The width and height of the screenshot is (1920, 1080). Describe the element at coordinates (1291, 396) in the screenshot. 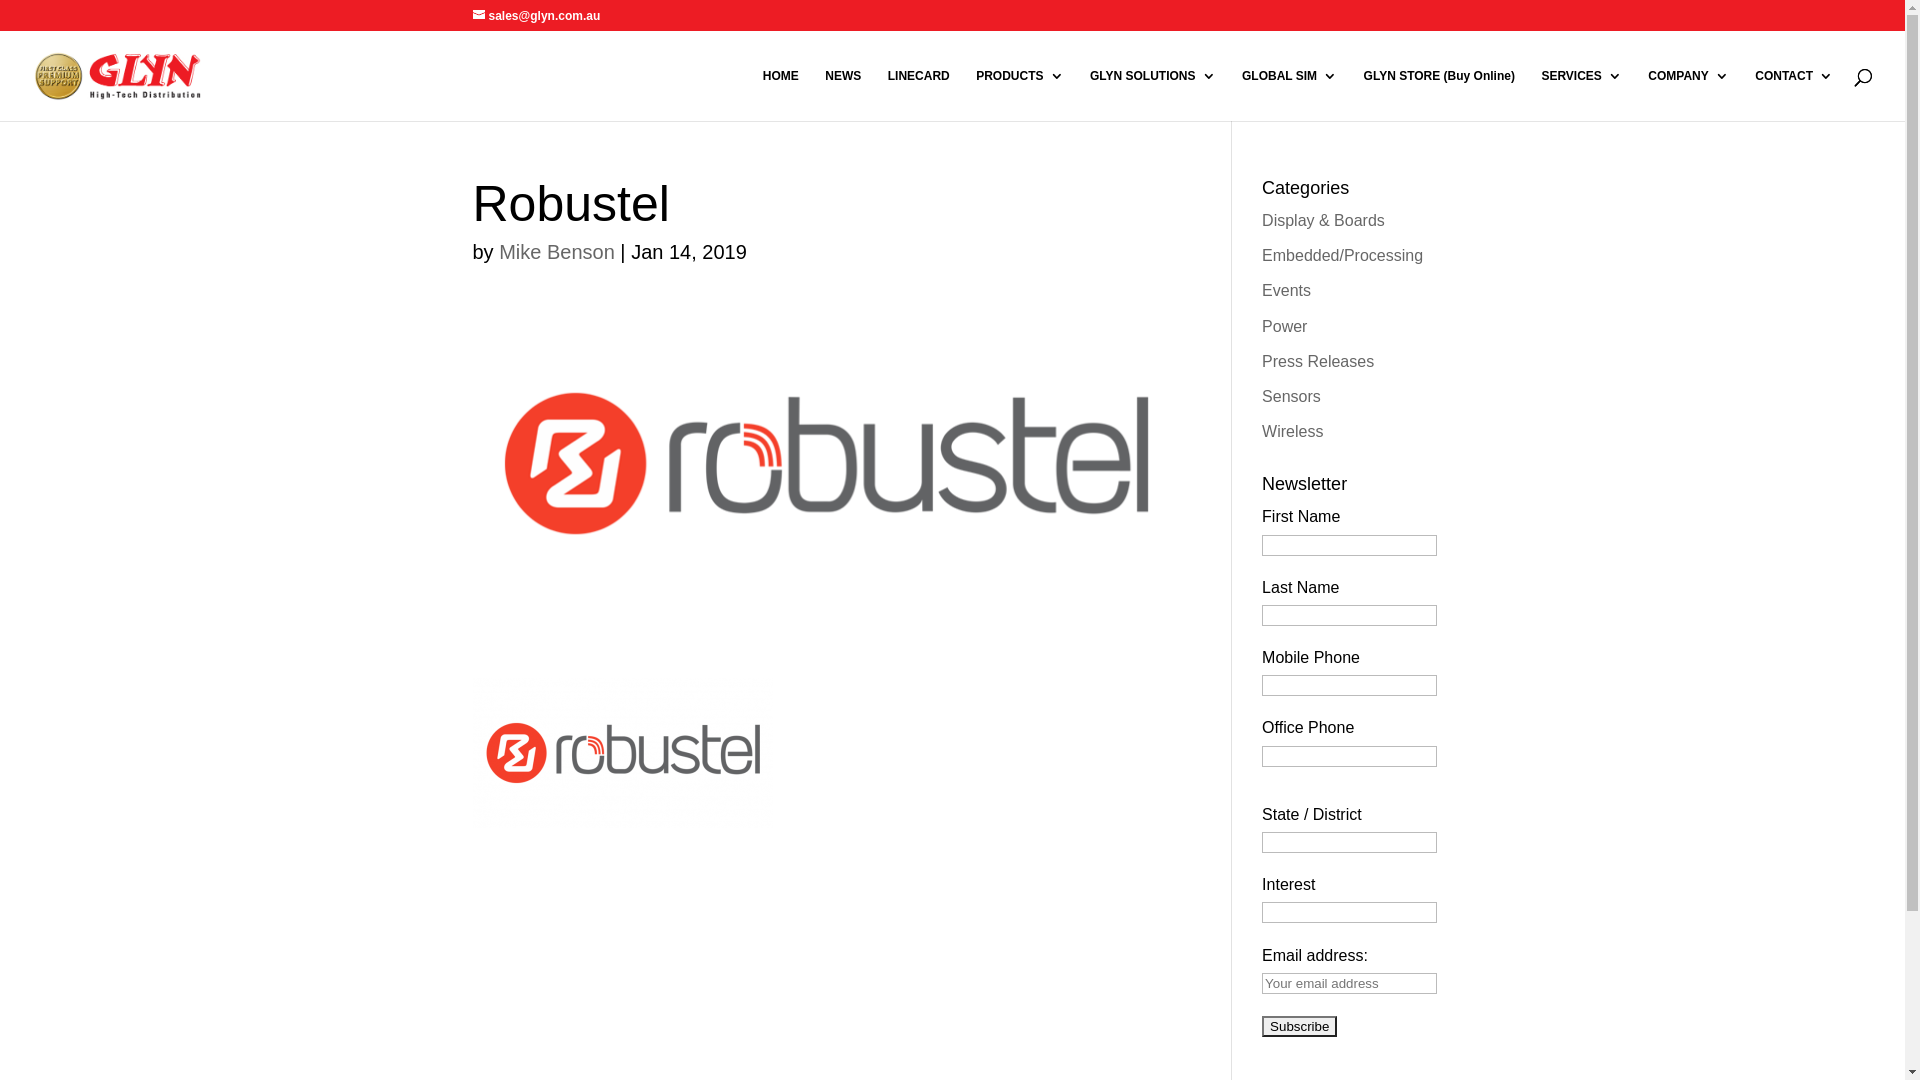

I see `'Sensors'` at that location.